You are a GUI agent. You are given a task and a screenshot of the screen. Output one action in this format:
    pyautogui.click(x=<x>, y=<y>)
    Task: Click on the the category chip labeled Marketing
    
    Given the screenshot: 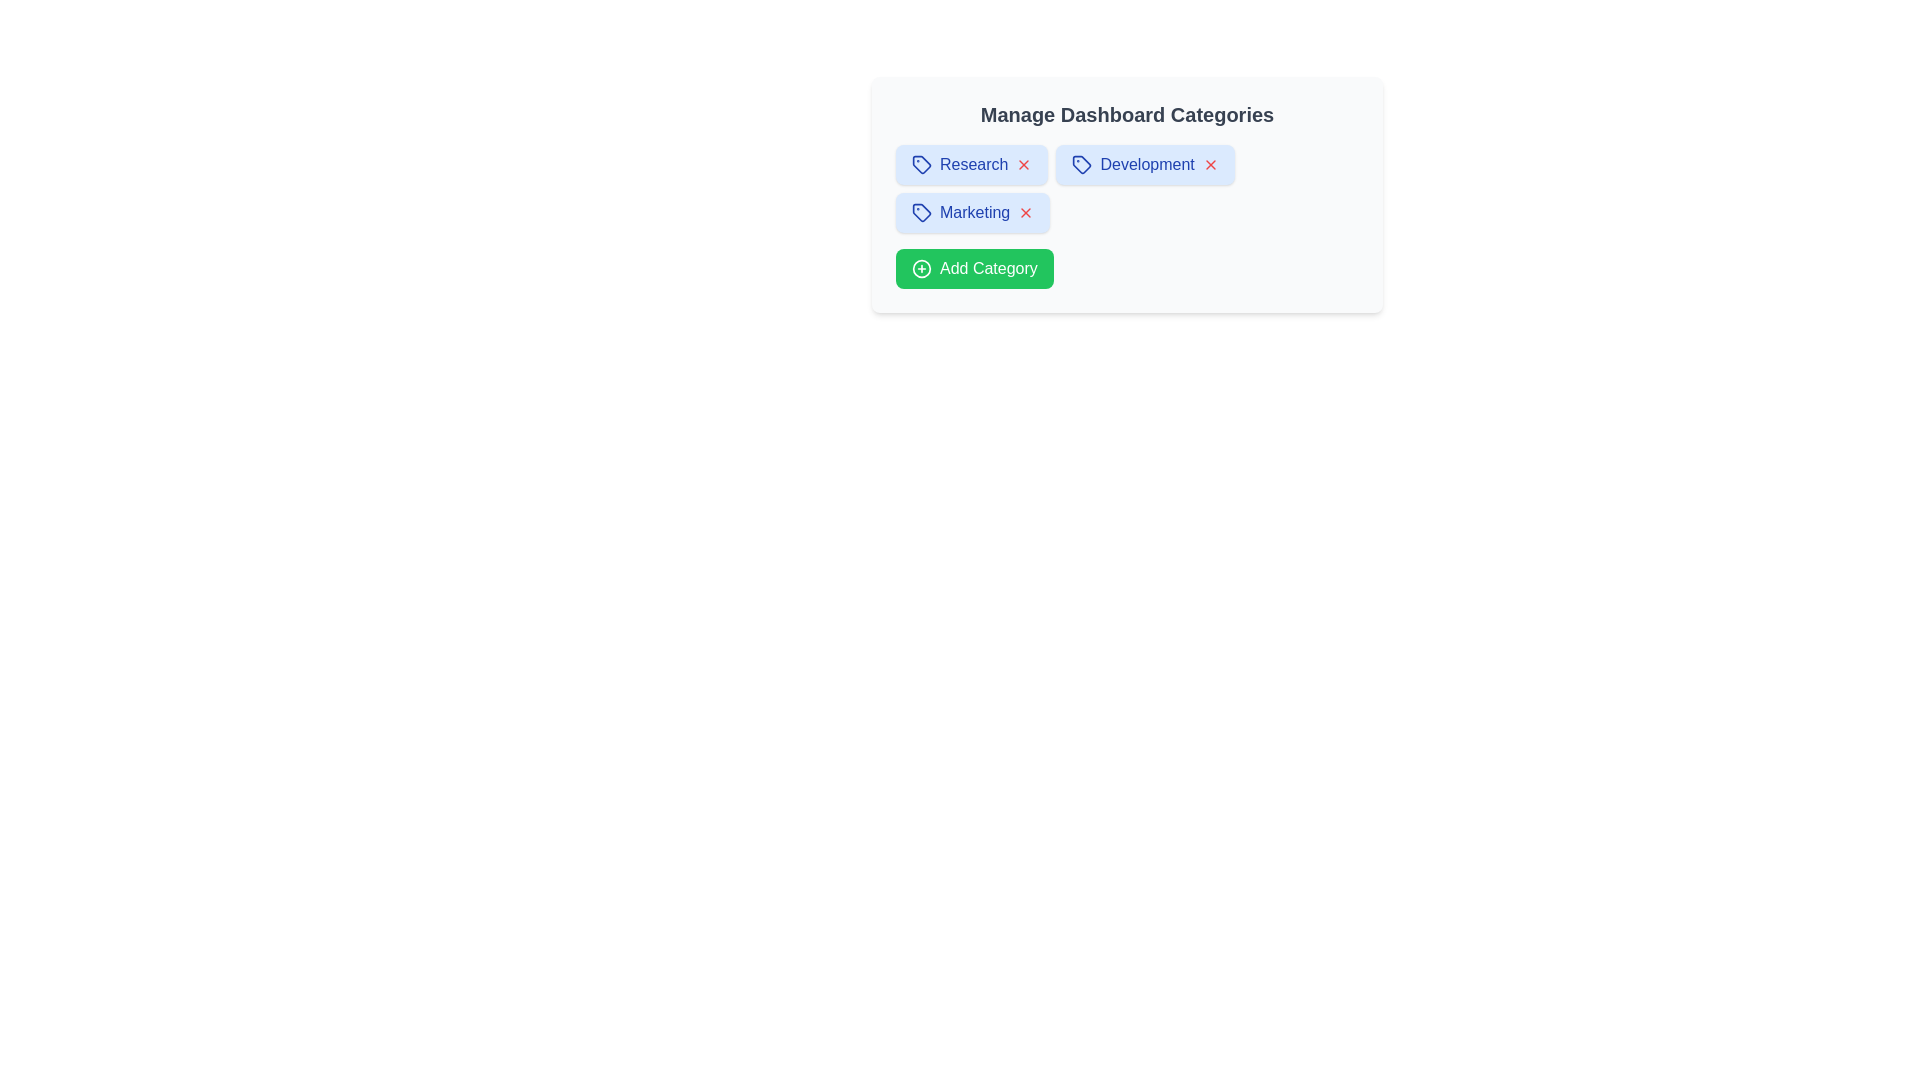 What is the action you would take?
    pyautogui.click(x=973, y=212)
    